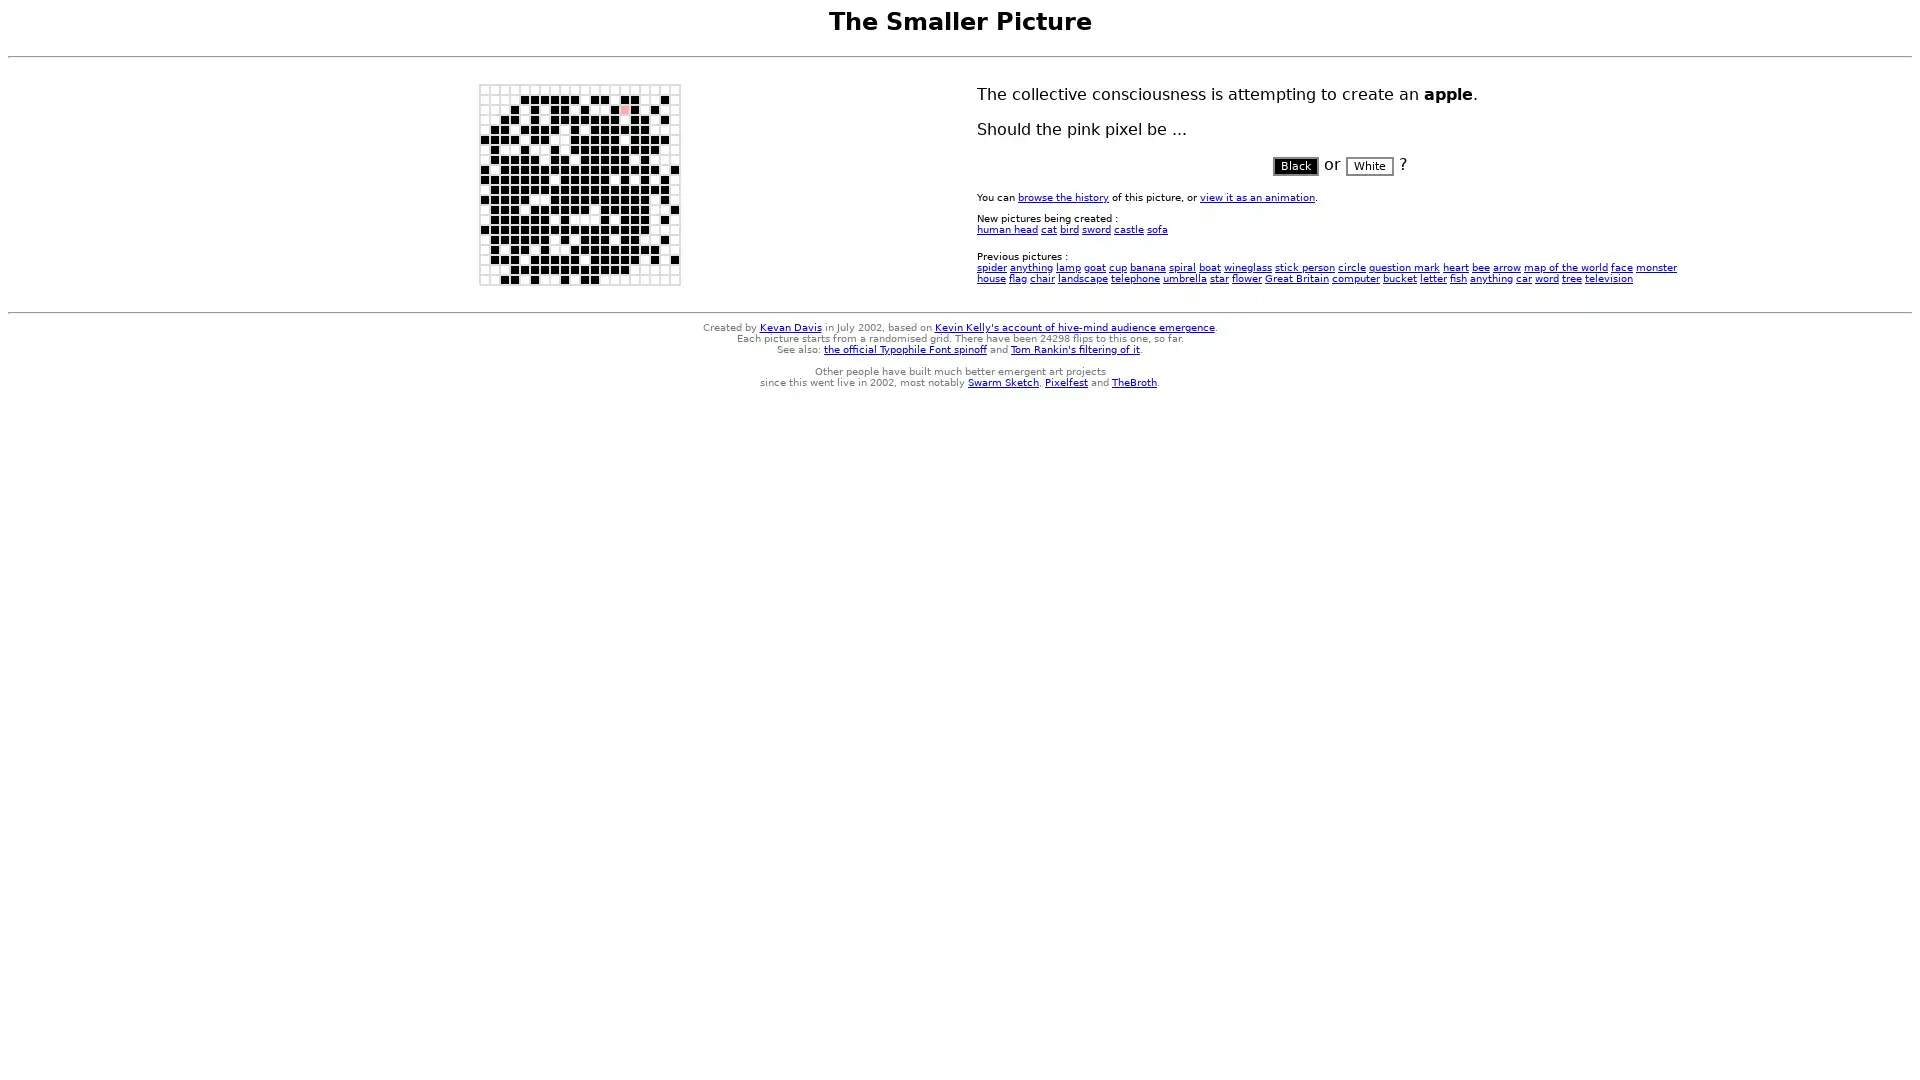  Describe the element at coordinates (1367, 165) in the screenshot. I see `White` at that location.